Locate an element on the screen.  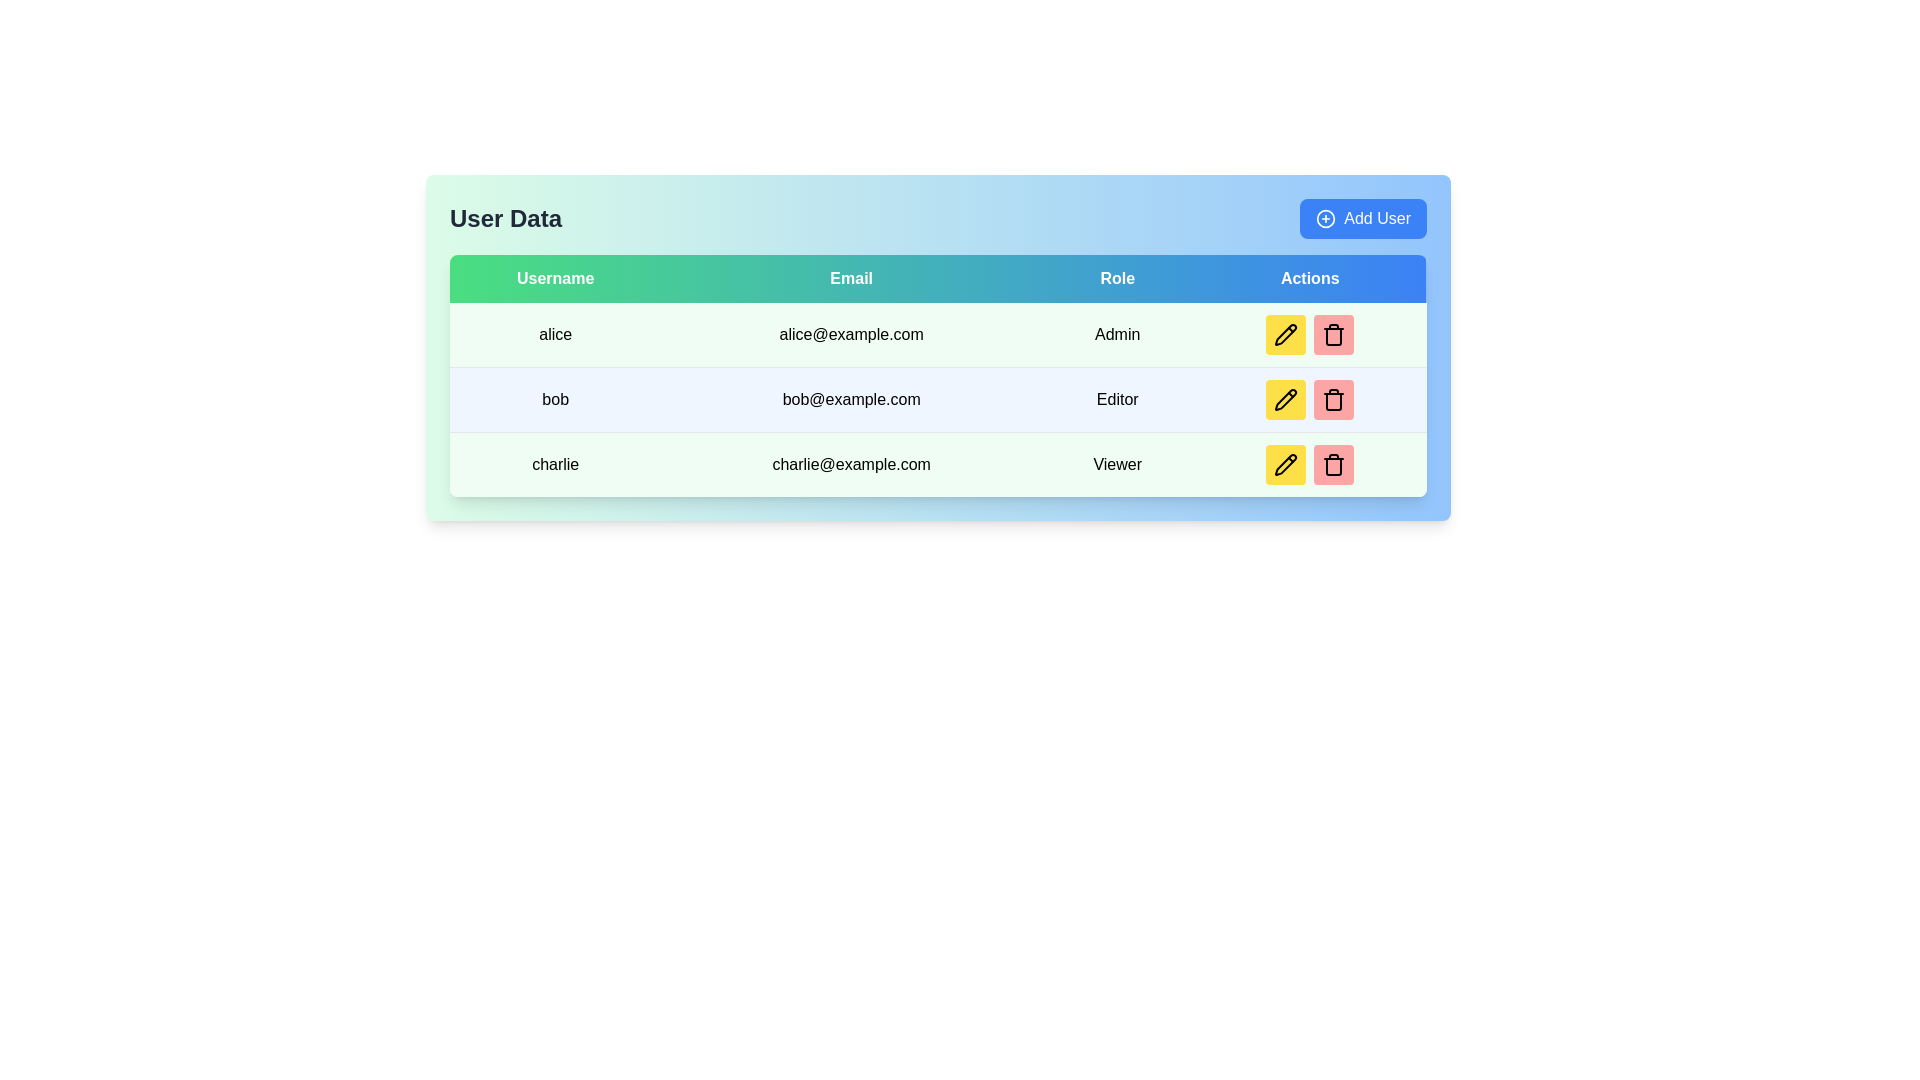
the email address display 'alice@example.com' in the table under the 'Email' column is located at coordinates (851, 334).